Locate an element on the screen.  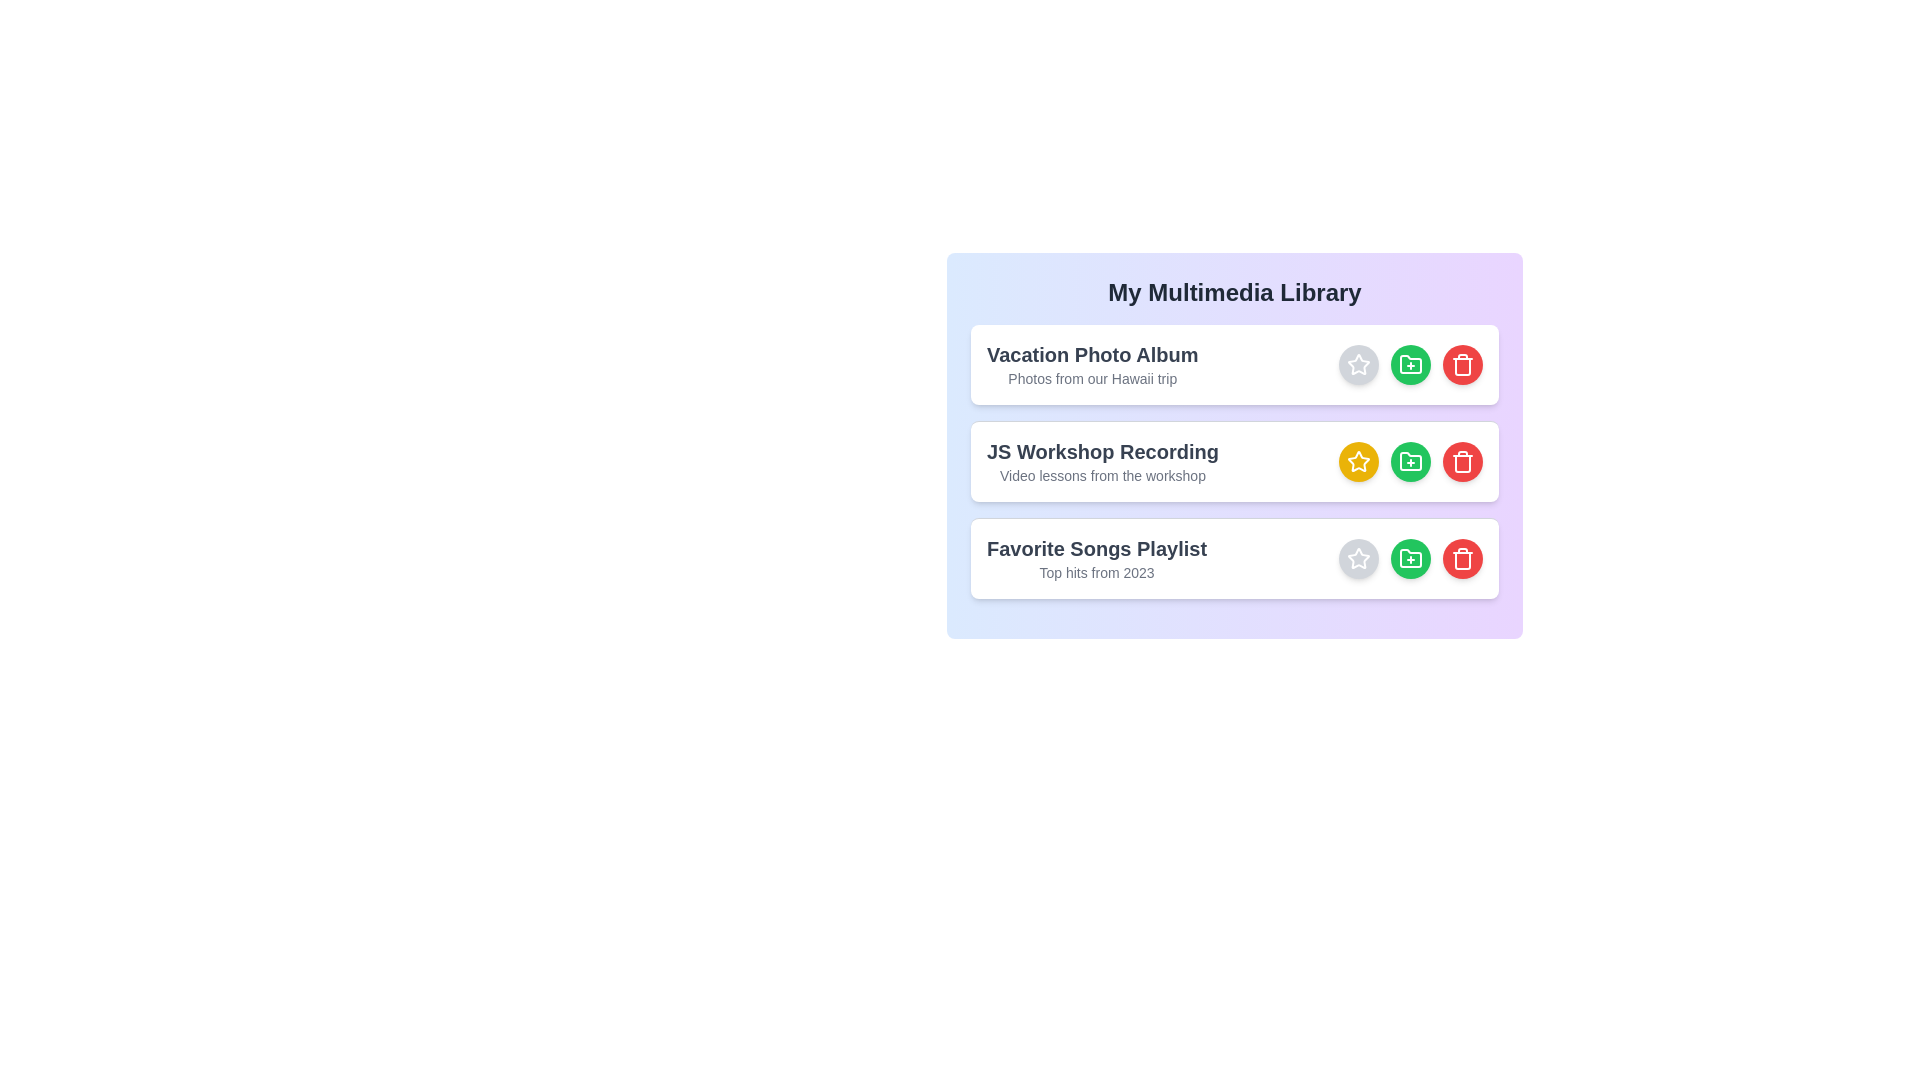
the circular green button with a white folder-plus icon, which is the third button from the left in the button group of the 'JS Workshop Recording' card in the multimedia library section is located at coordinates (1410, 462).